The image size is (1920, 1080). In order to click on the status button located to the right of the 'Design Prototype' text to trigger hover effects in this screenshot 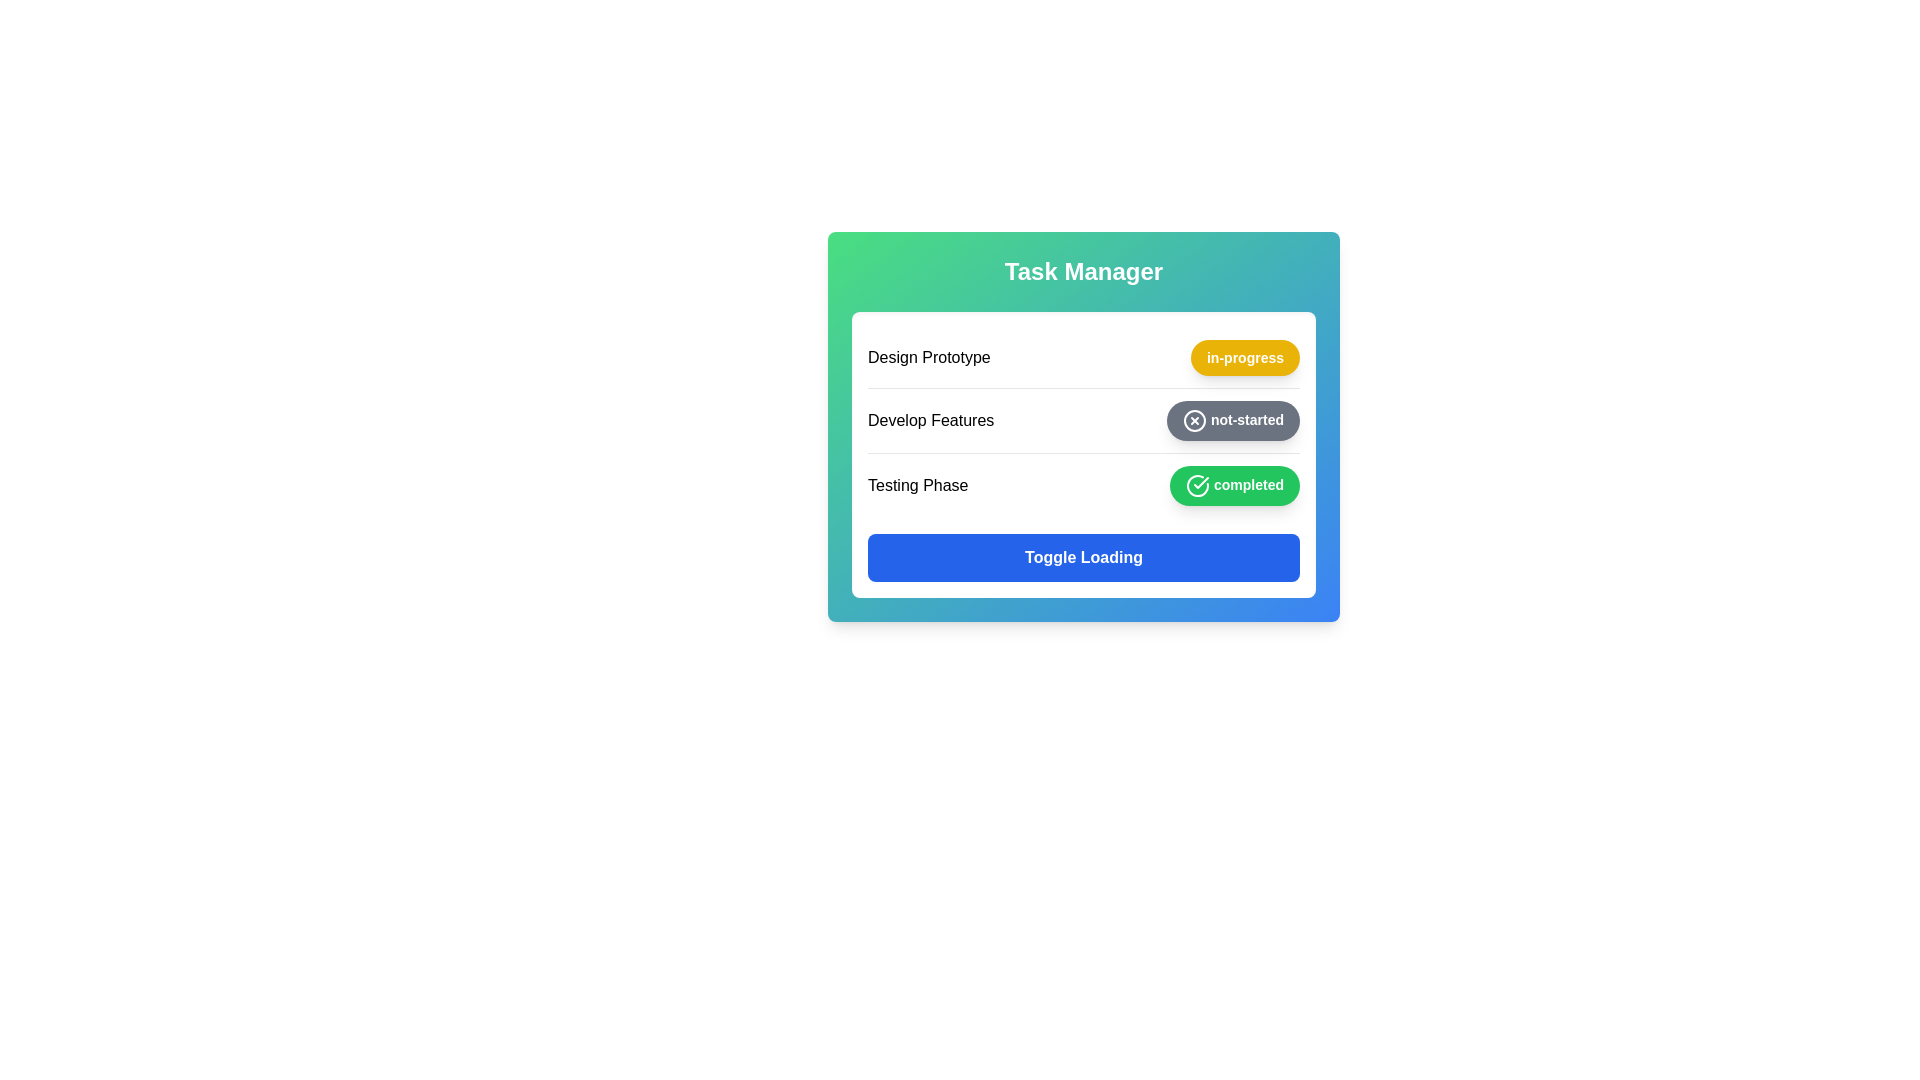, I will do `click(1244, 357)`.